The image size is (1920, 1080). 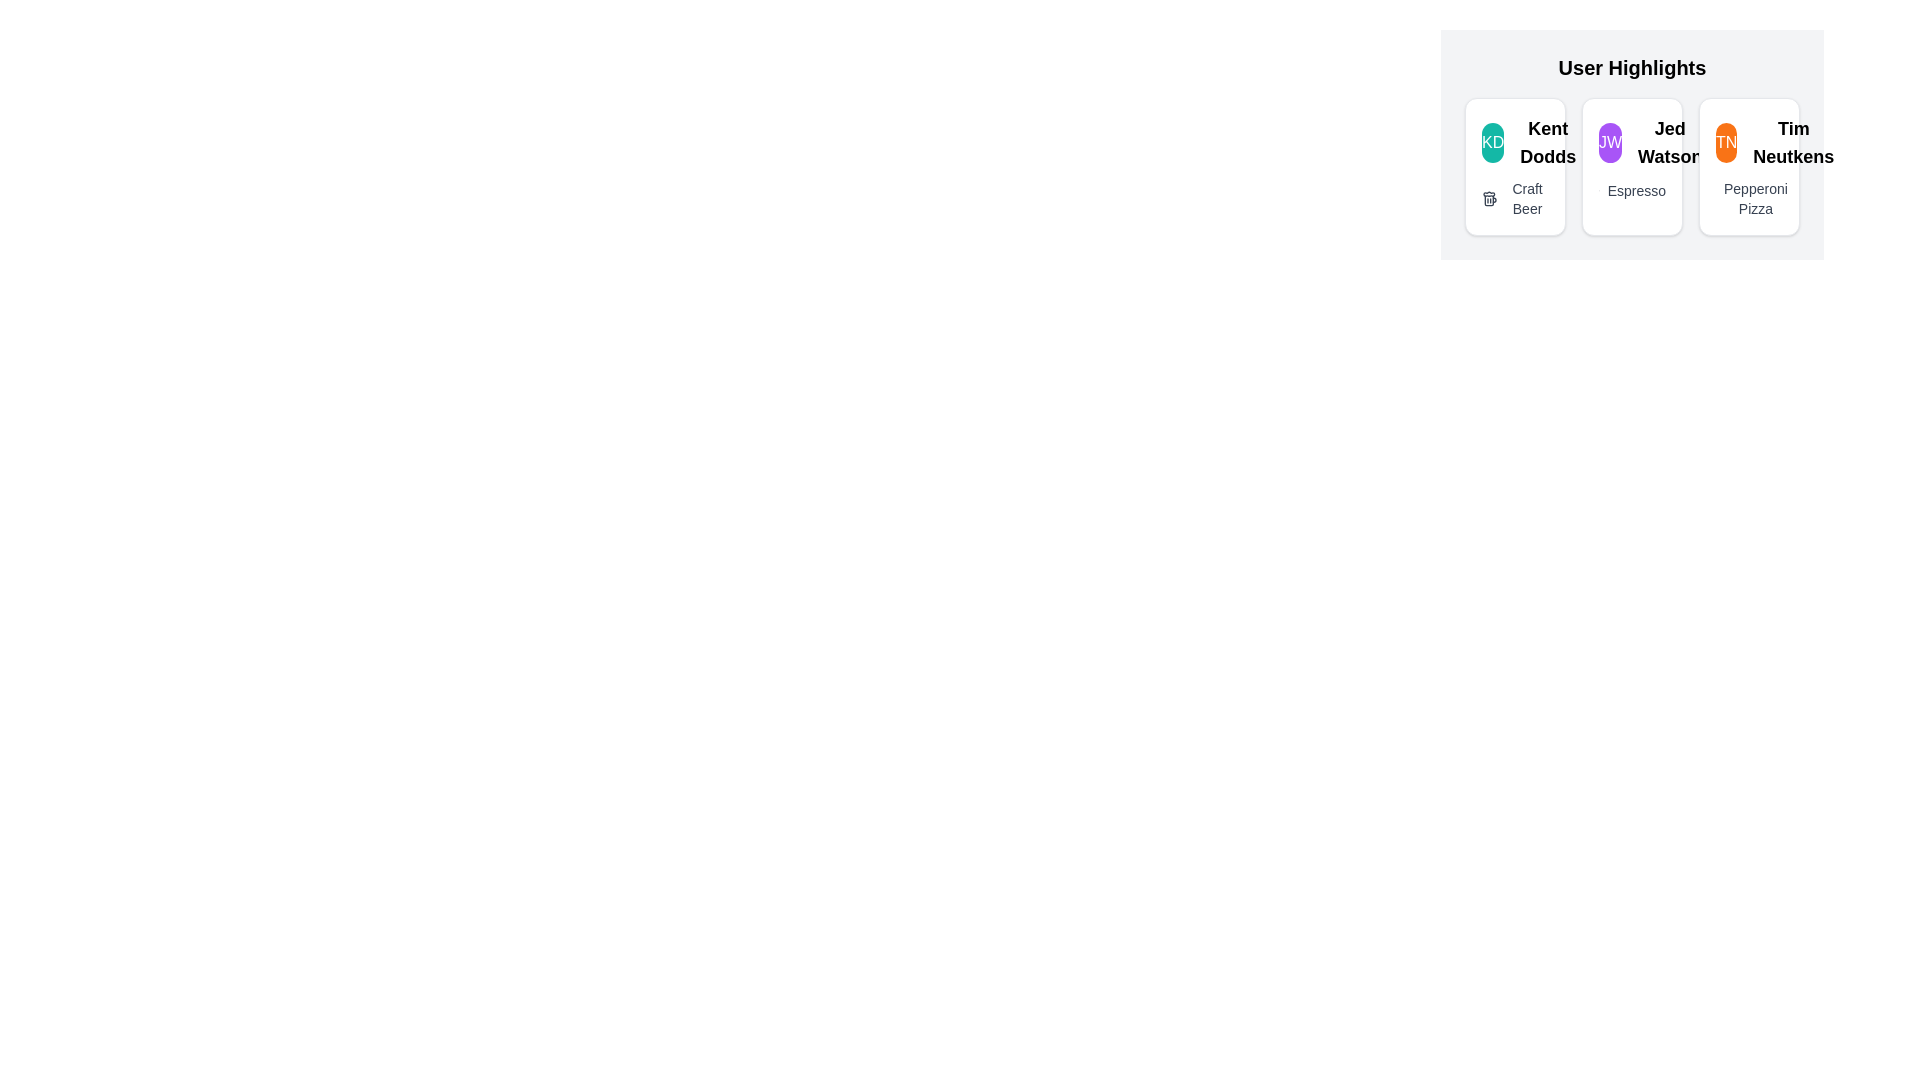 What do you see at coordinates (1748, 141) in the screenshot?
I see `the user name in the Profile preview component, which displays the user's avatar and name, located at the top-left of the rightmost card in the row of highlighted users` at bounding box center [1748, 141].